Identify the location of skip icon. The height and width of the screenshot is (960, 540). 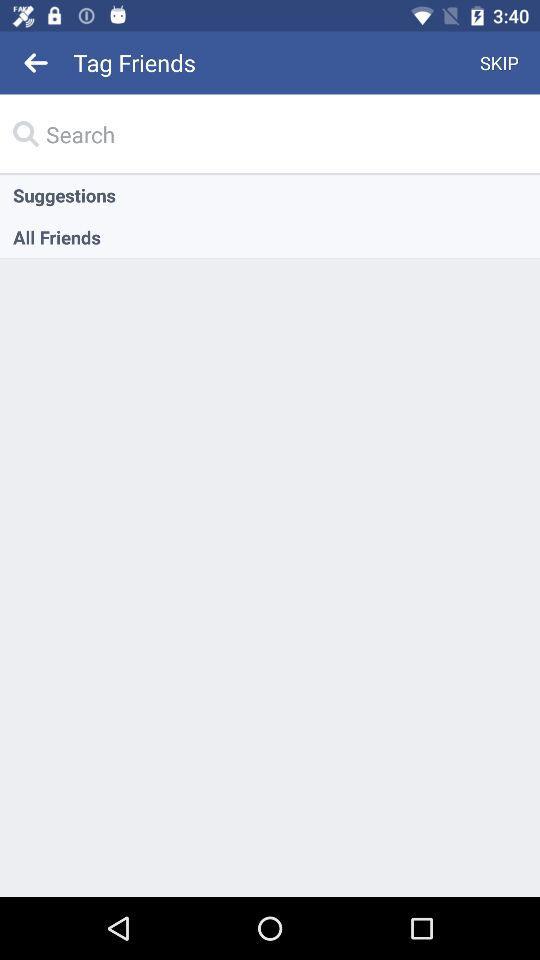
(498, 62).